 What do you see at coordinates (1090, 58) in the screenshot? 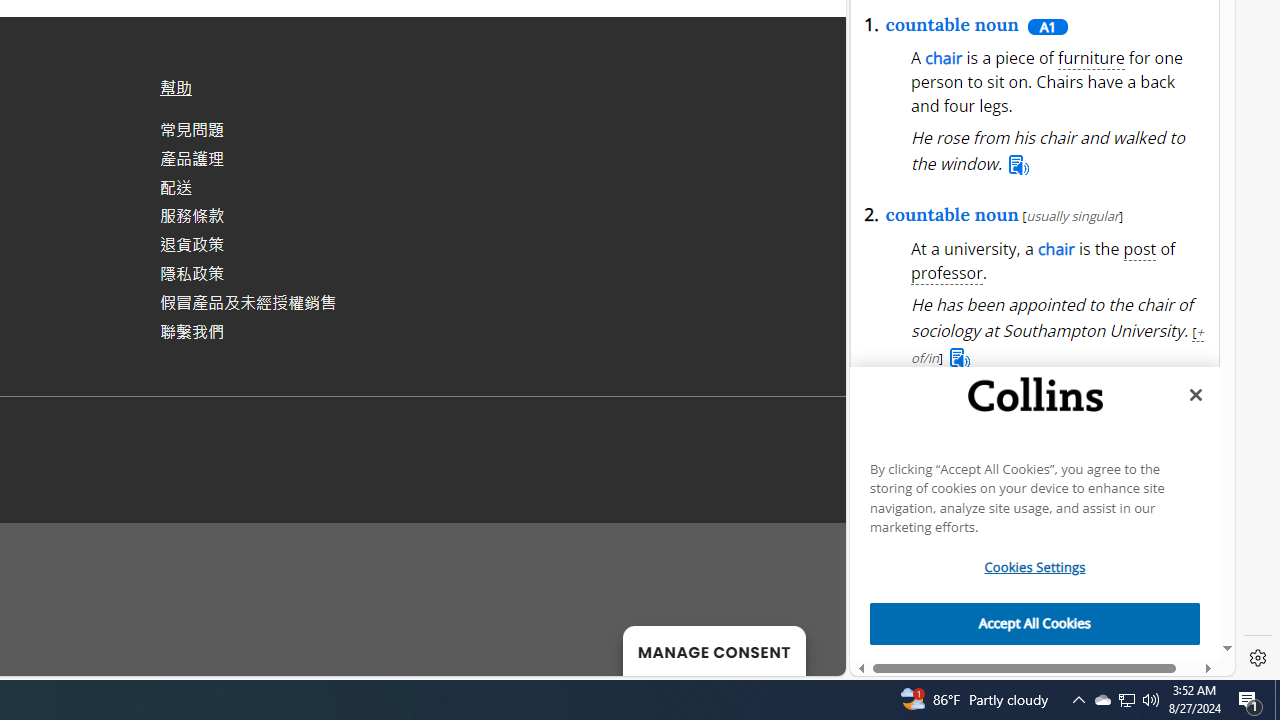
I see `'furniture'` at bounding box center [1090, 58].